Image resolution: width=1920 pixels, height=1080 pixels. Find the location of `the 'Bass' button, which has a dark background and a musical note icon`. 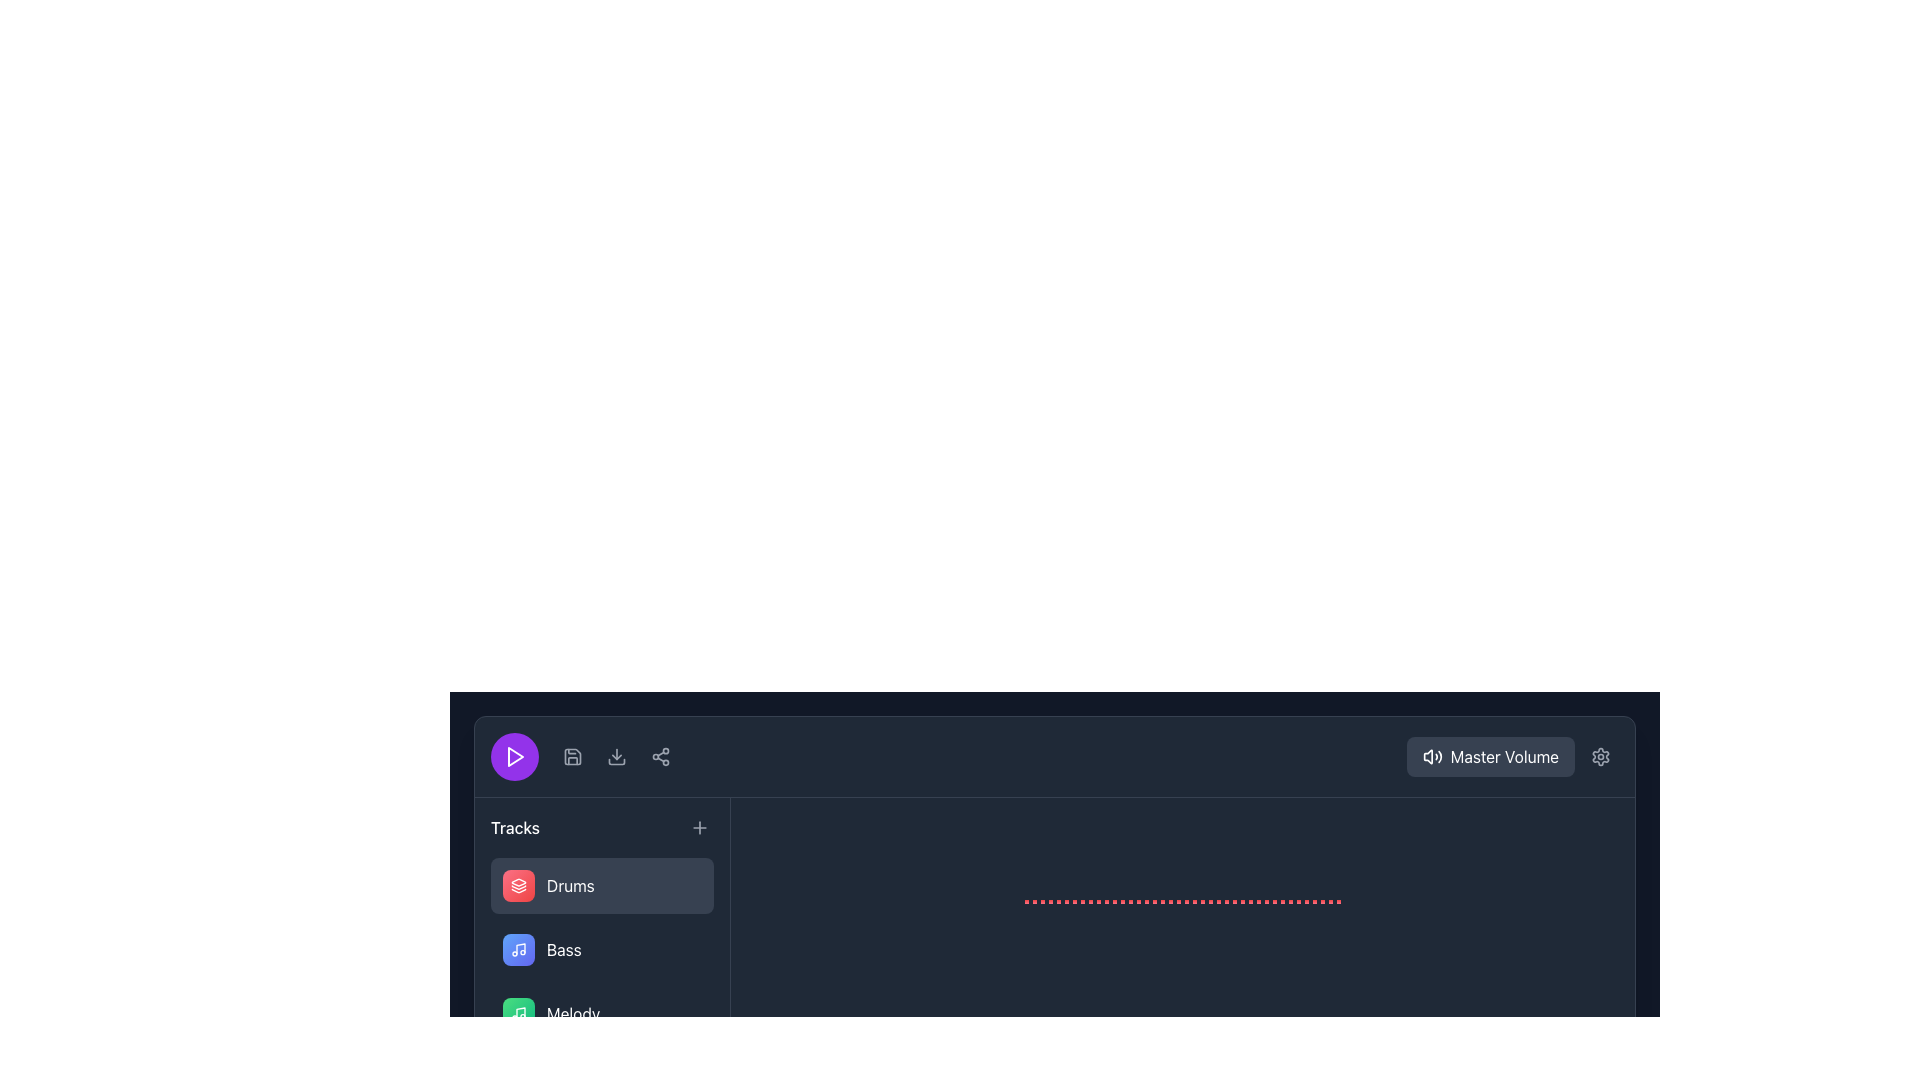

the 'Bass' button, which has a dark background and a musical note icon is located at coordinates (601, 948).